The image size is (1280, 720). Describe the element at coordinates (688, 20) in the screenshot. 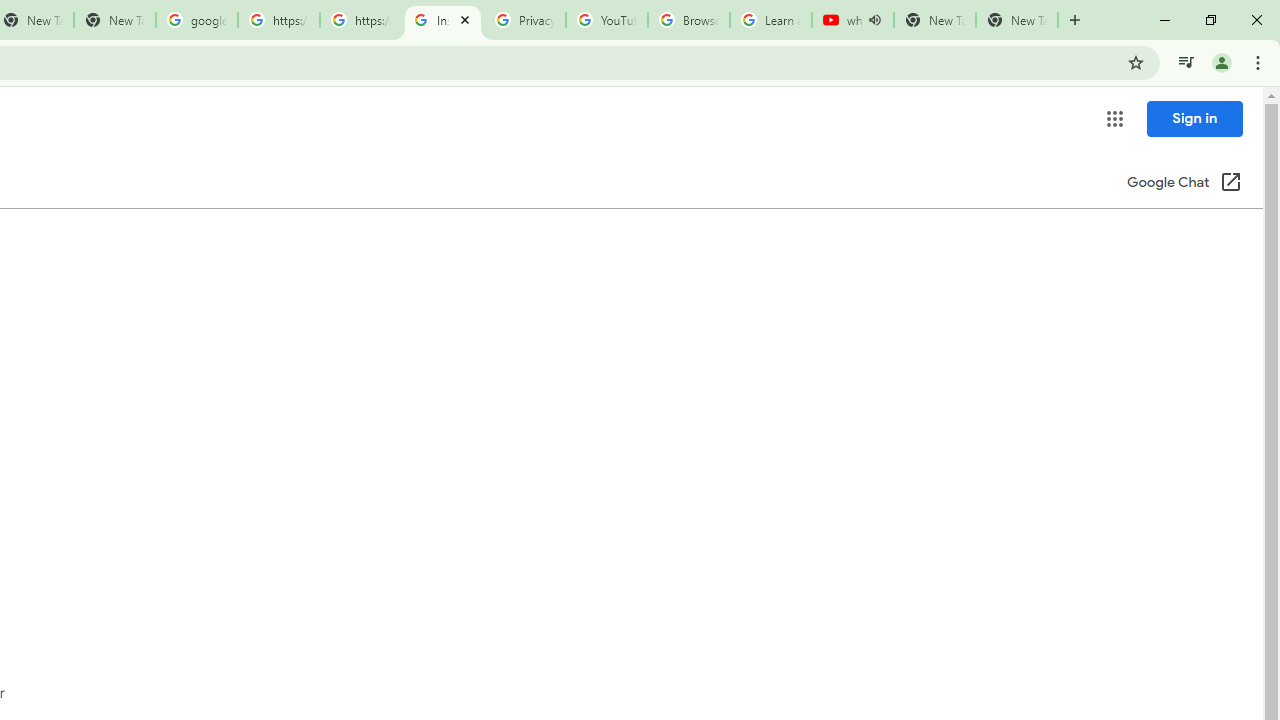

I see `'Browse Chrome as a guest - Computer - Google Chrome Help'` at that location.